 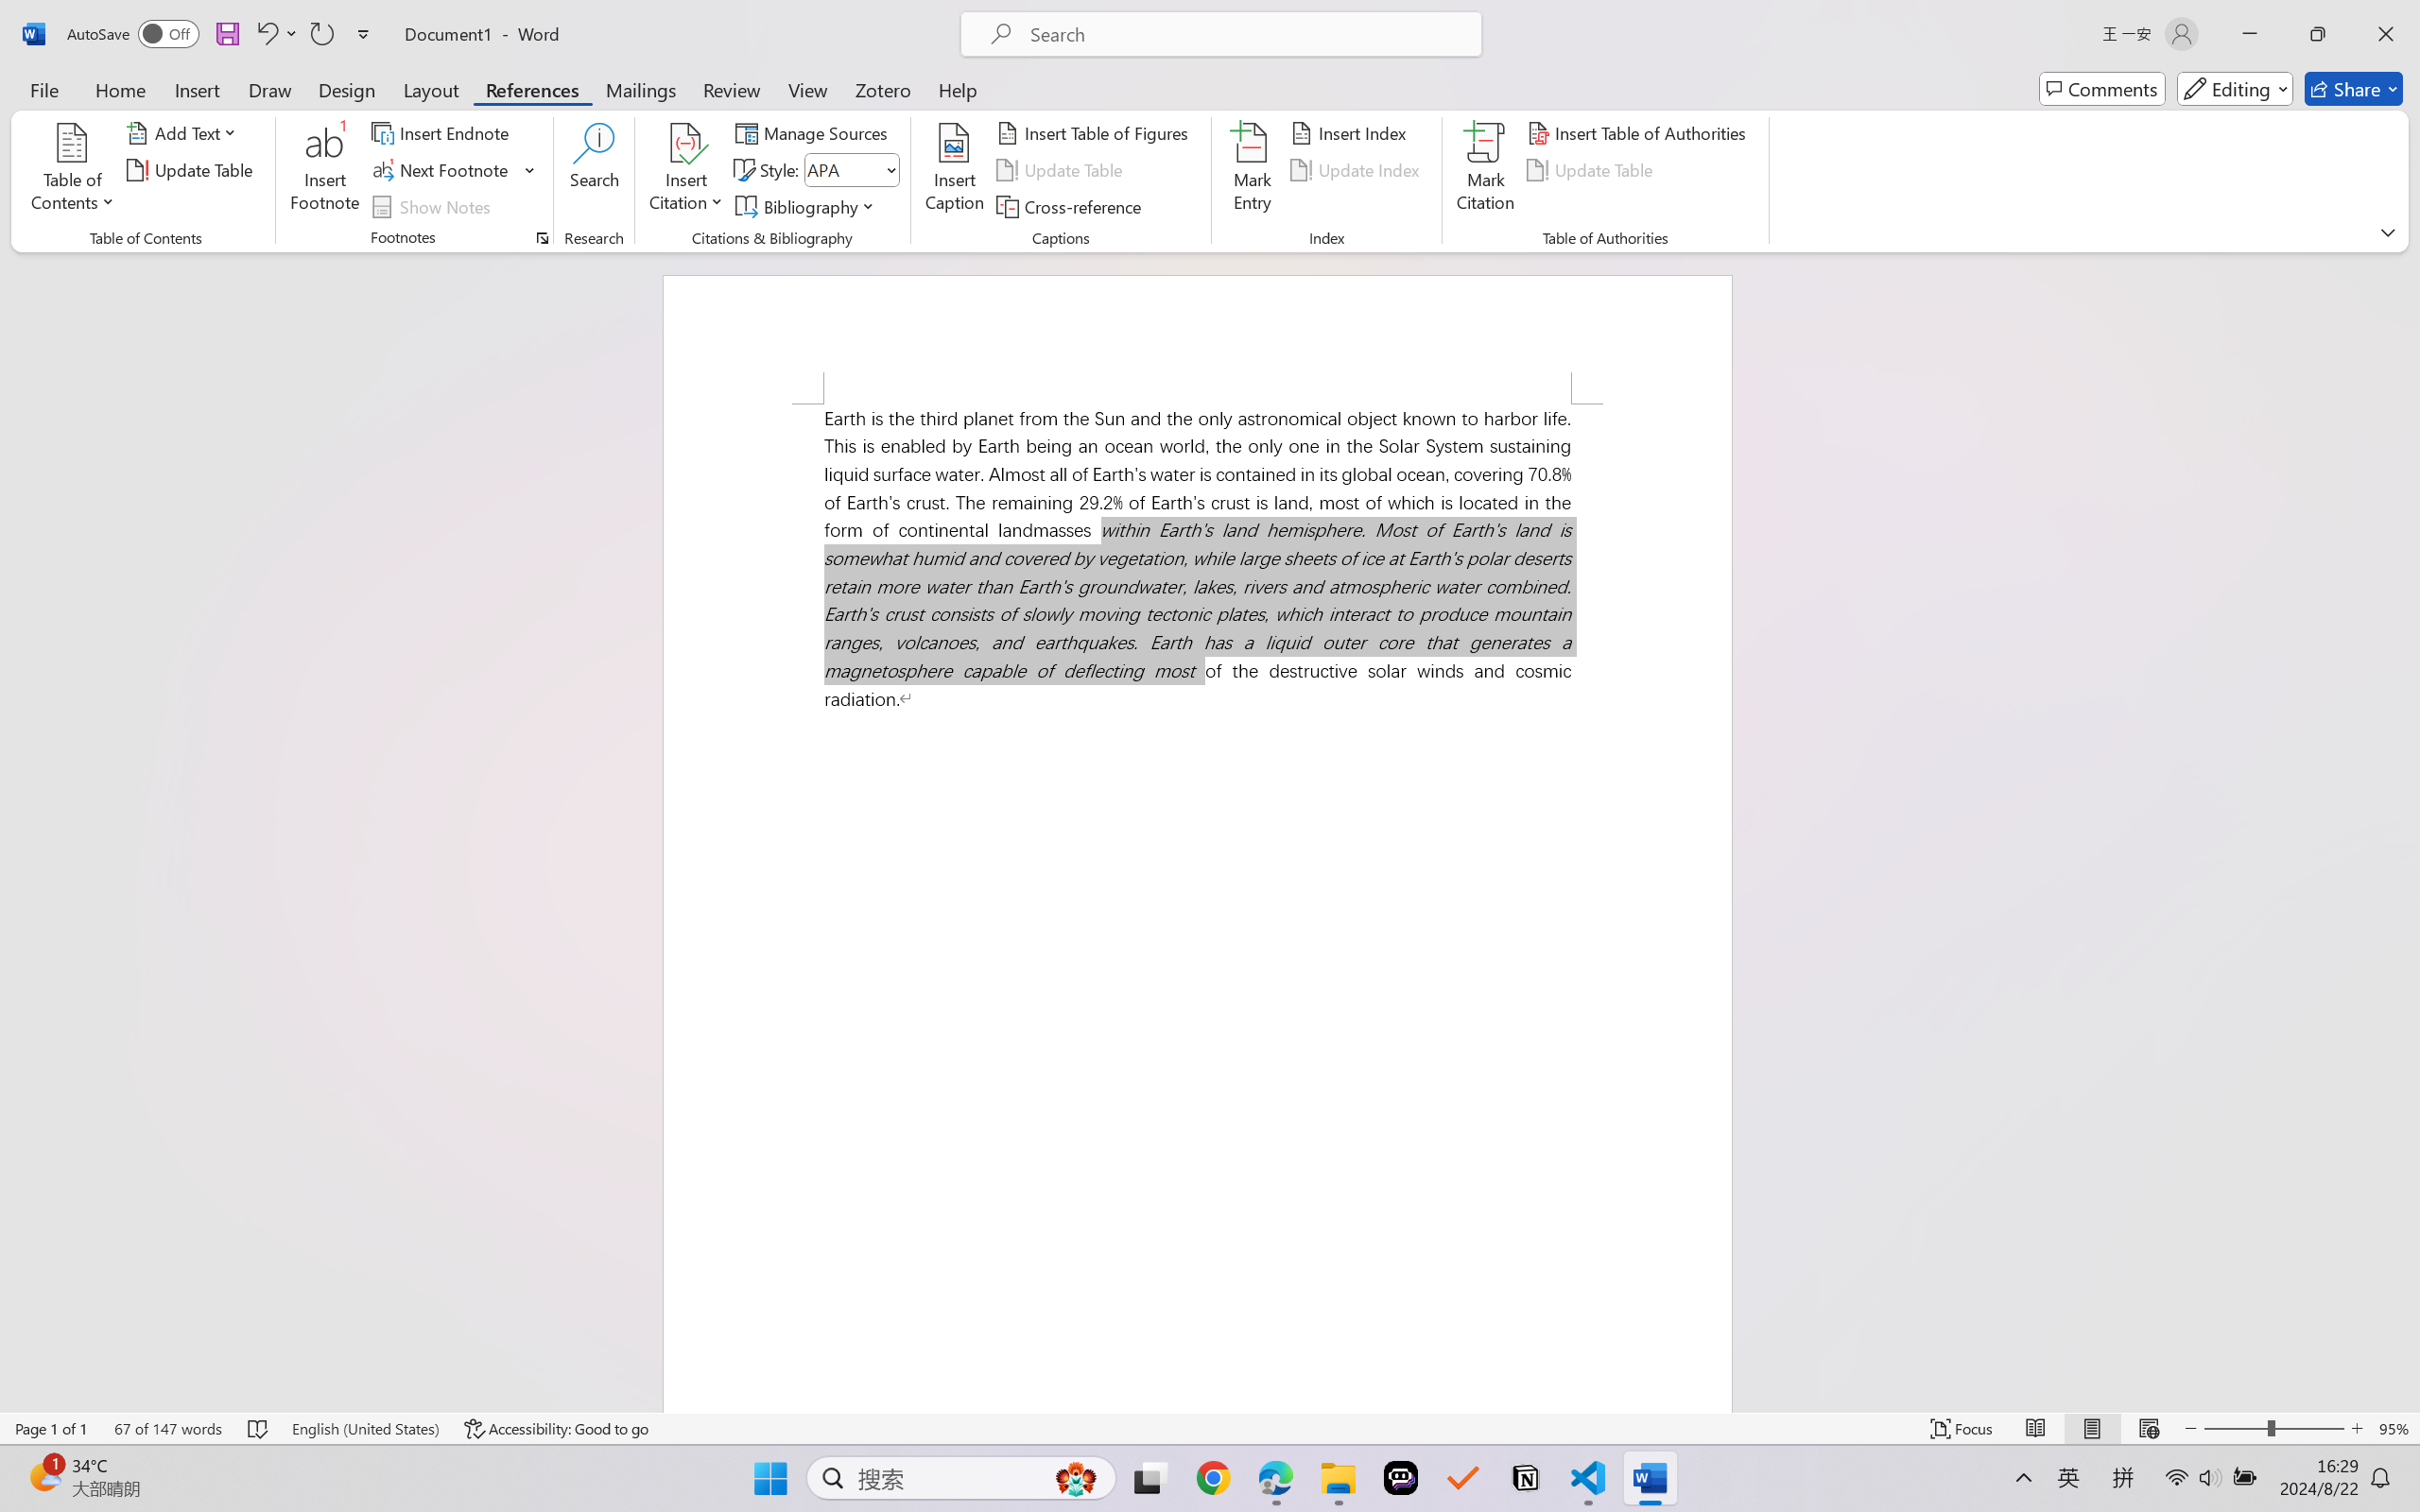 What do you see at coordinates (1072, 207) in the screenshot?
I see `'Cross-reference...'` at bounding box center [1072, 207].